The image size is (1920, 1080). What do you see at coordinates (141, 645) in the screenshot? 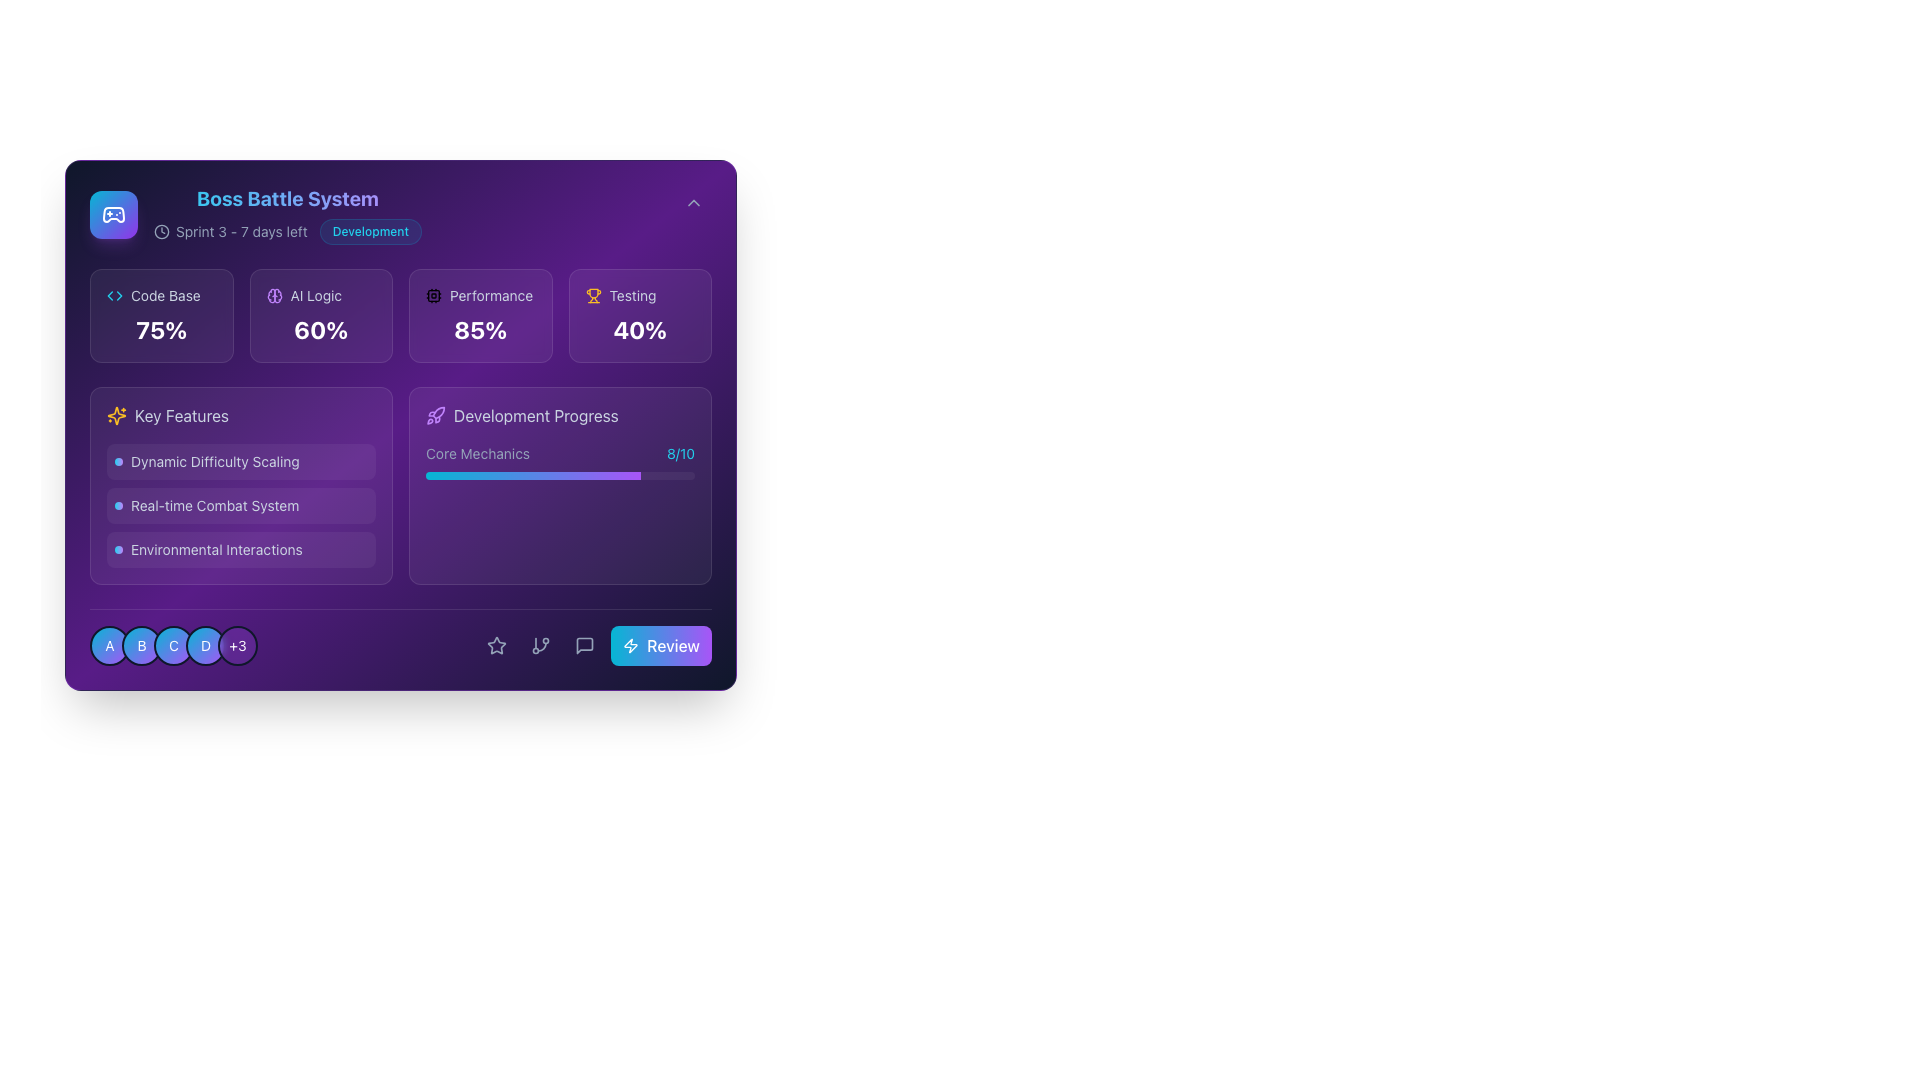
I see `the circular button with a gradient background transitioning from cyan to purple that contains the letter 'B' in white, located between buttons 'A' and 'C' in the bottom-left corner of the interface` at bounding box center [141, 645].